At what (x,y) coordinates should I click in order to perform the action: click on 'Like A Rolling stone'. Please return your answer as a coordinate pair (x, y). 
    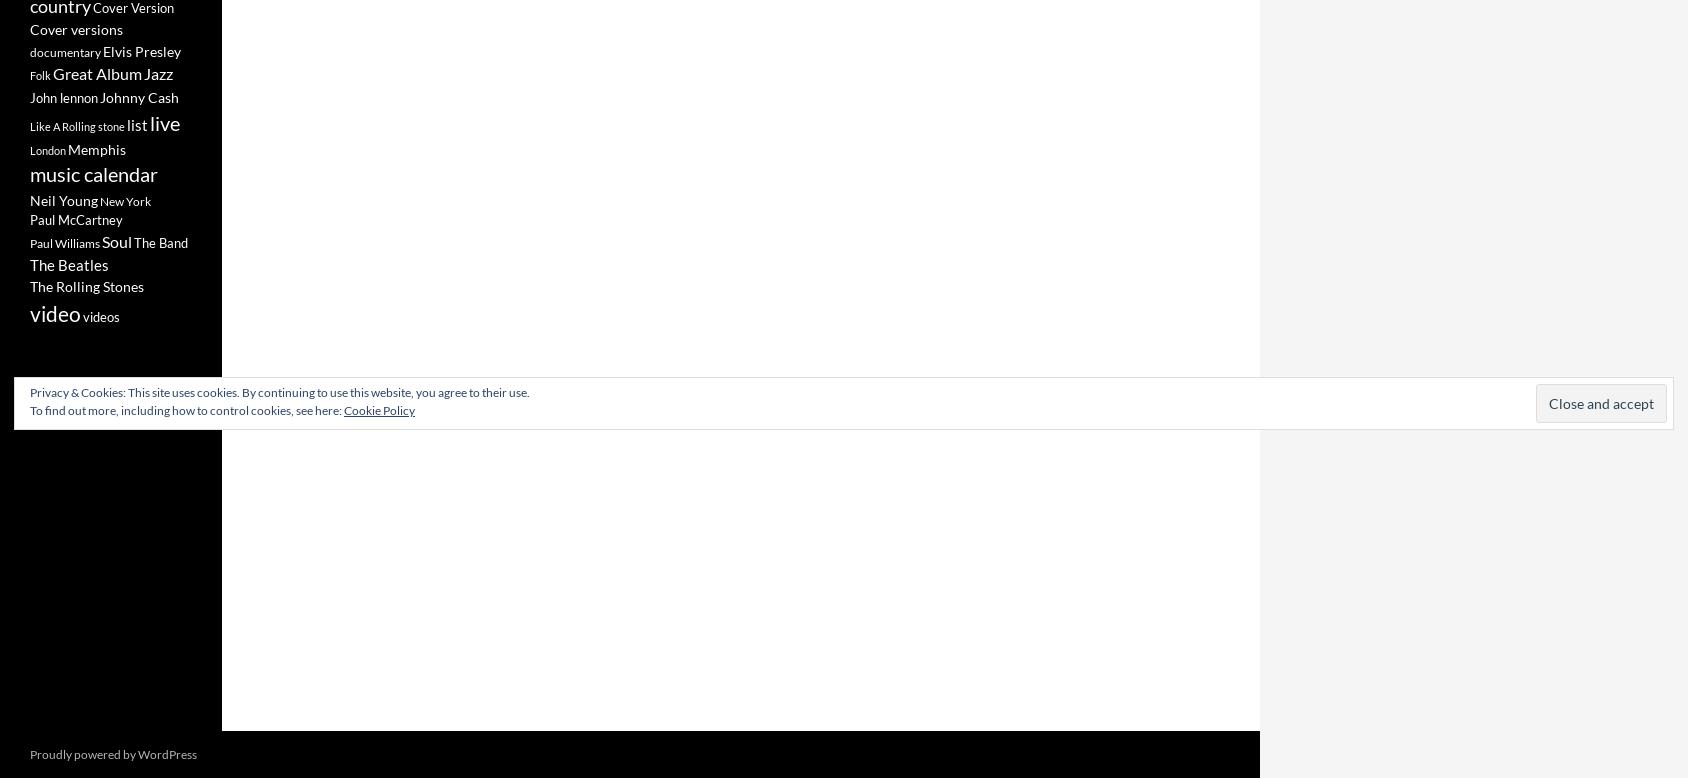
    Looking at the image, I should click on (76, 125).